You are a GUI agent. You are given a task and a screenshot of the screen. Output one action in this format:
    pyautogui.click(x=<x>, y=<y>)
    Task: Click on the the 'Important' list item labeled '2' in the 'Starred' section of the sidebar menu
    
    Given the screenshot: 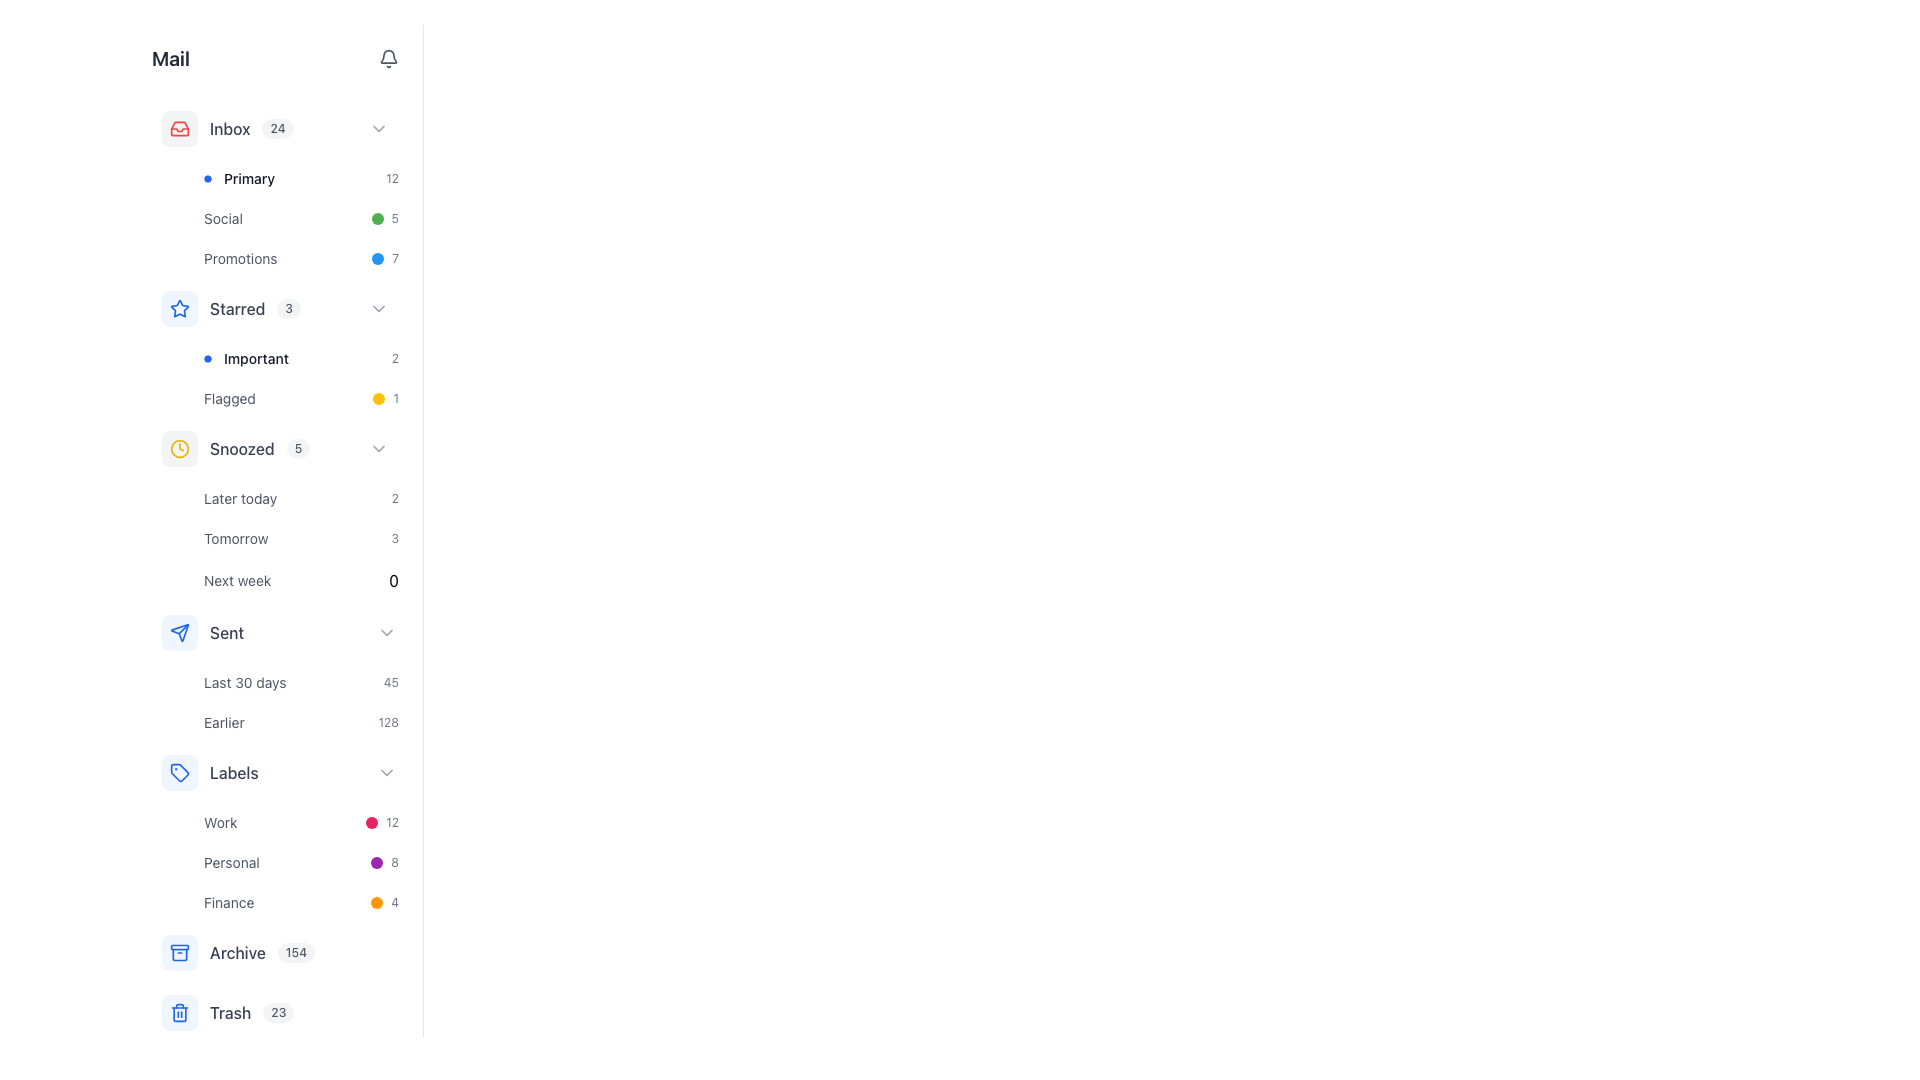 What is the action you would take?
    pyautogui.click(x=278, y=347)
    